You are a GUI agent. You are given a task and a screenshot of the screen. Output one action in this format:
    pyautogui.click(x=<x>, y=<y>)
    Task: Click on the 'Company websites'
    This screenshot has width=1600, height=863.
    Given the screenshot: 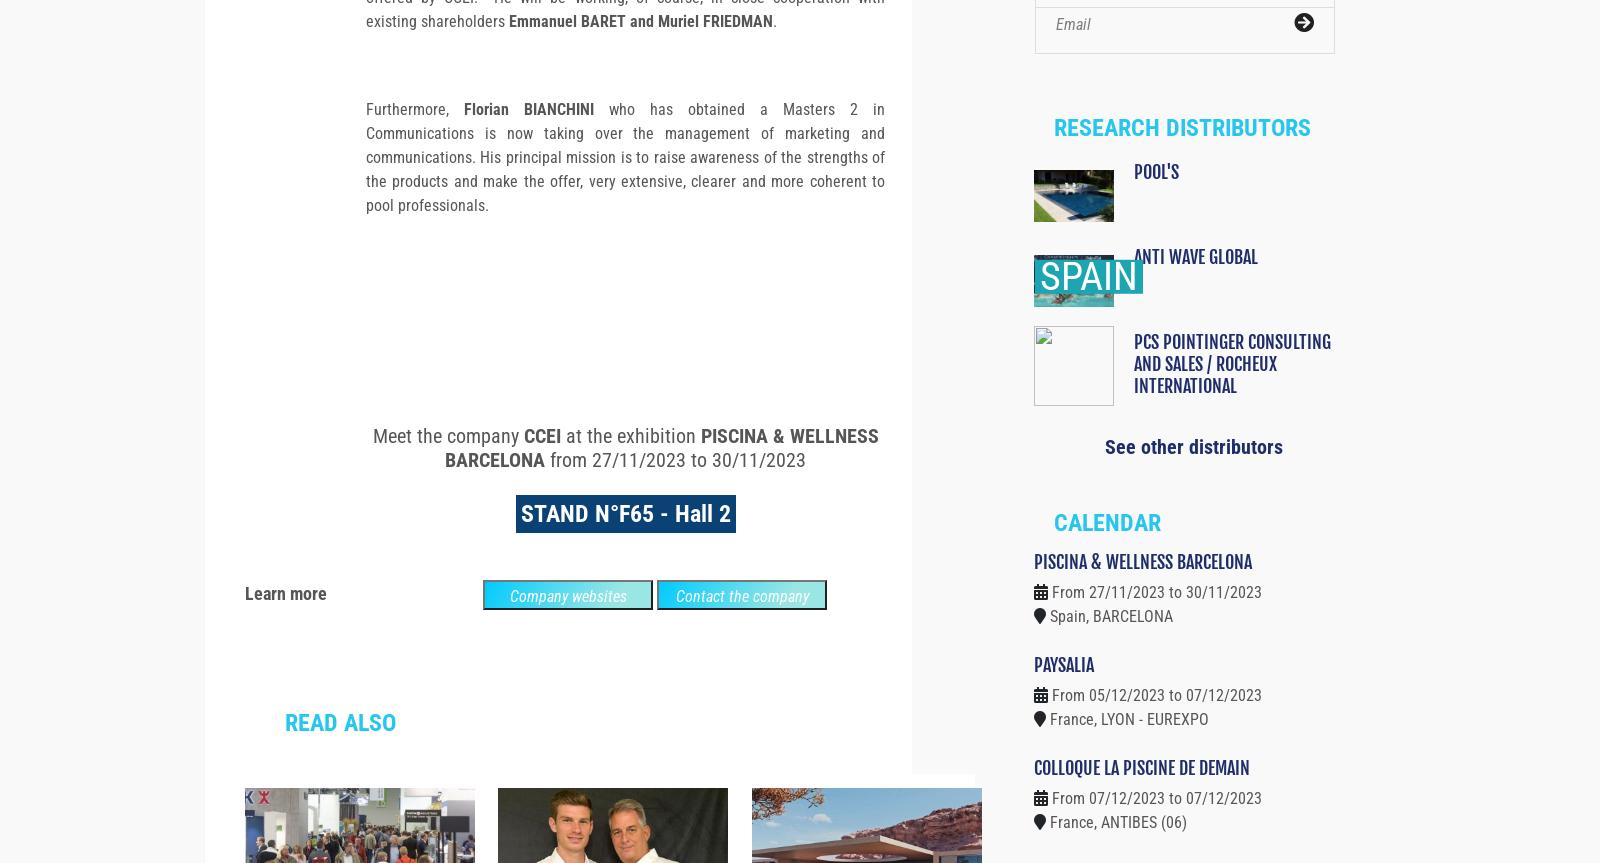 What is the action you would take?
    pyautogui.click(x=566, y=631)
    